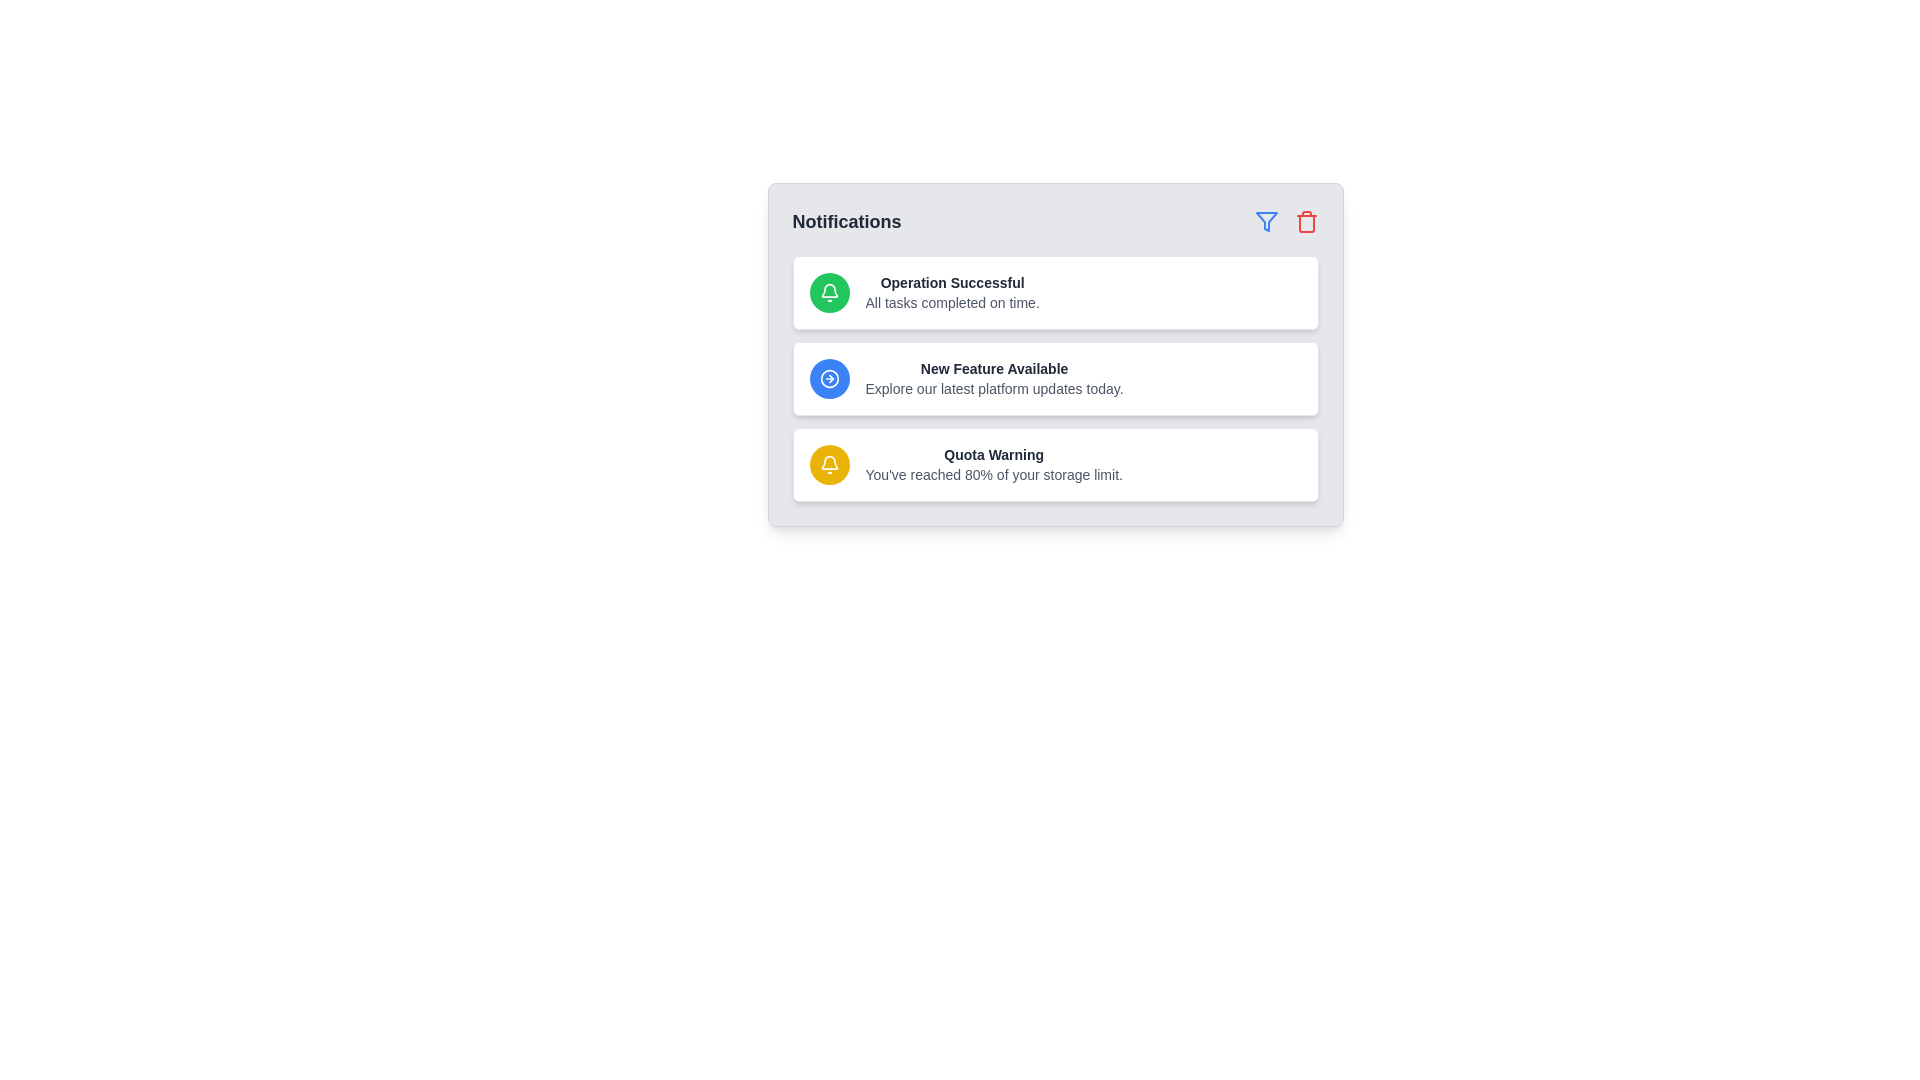  I want to click on the circular green notification icon with a white bell illustration, located to the left of the 'Operation Successful' message in the notification box, so click(829, 293).